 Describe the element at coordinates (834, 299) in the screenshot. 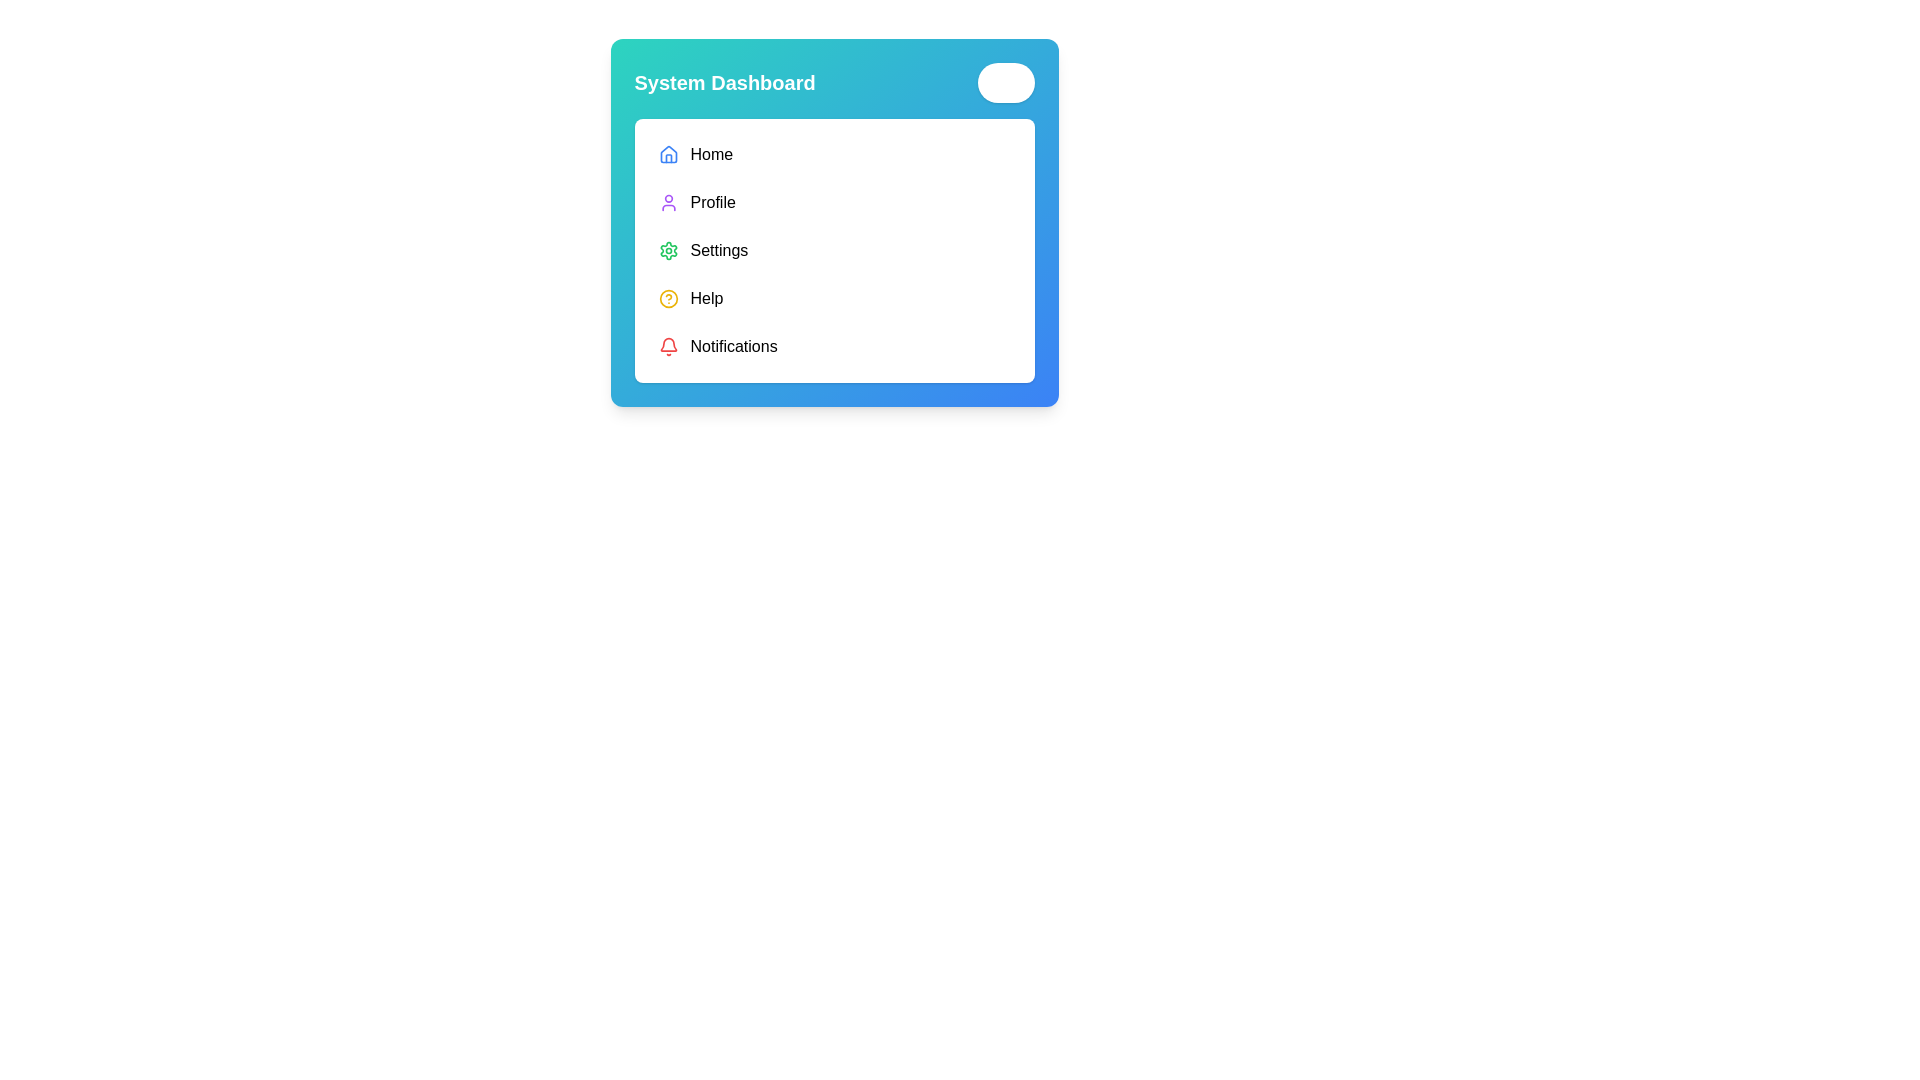

I see `the navigational button located in the sidebar panel` at that location.